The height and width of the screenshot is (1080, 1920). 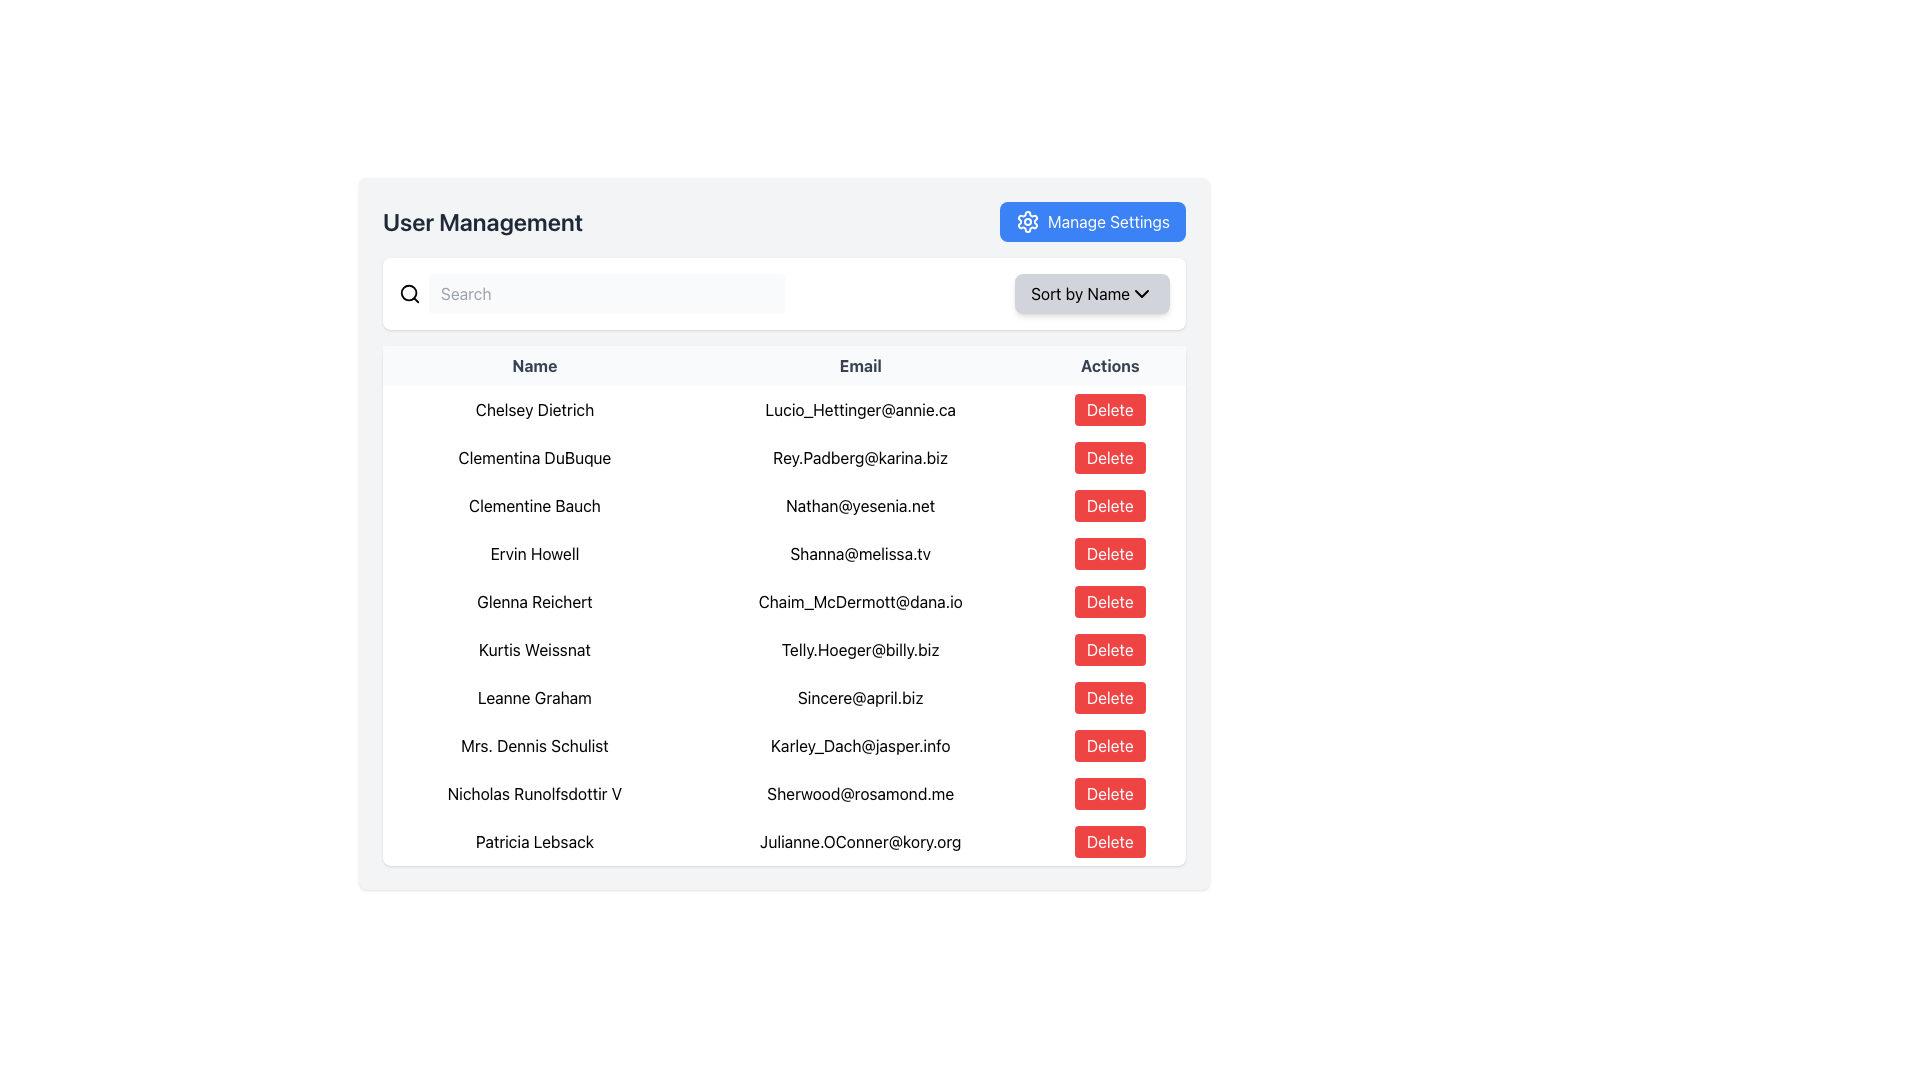 I want to click on the text label element displaying 'Mrs. Dennis Schulist' located in the 'Name' column of the table, specifically in the seventh row, so click(x=534, y=745).